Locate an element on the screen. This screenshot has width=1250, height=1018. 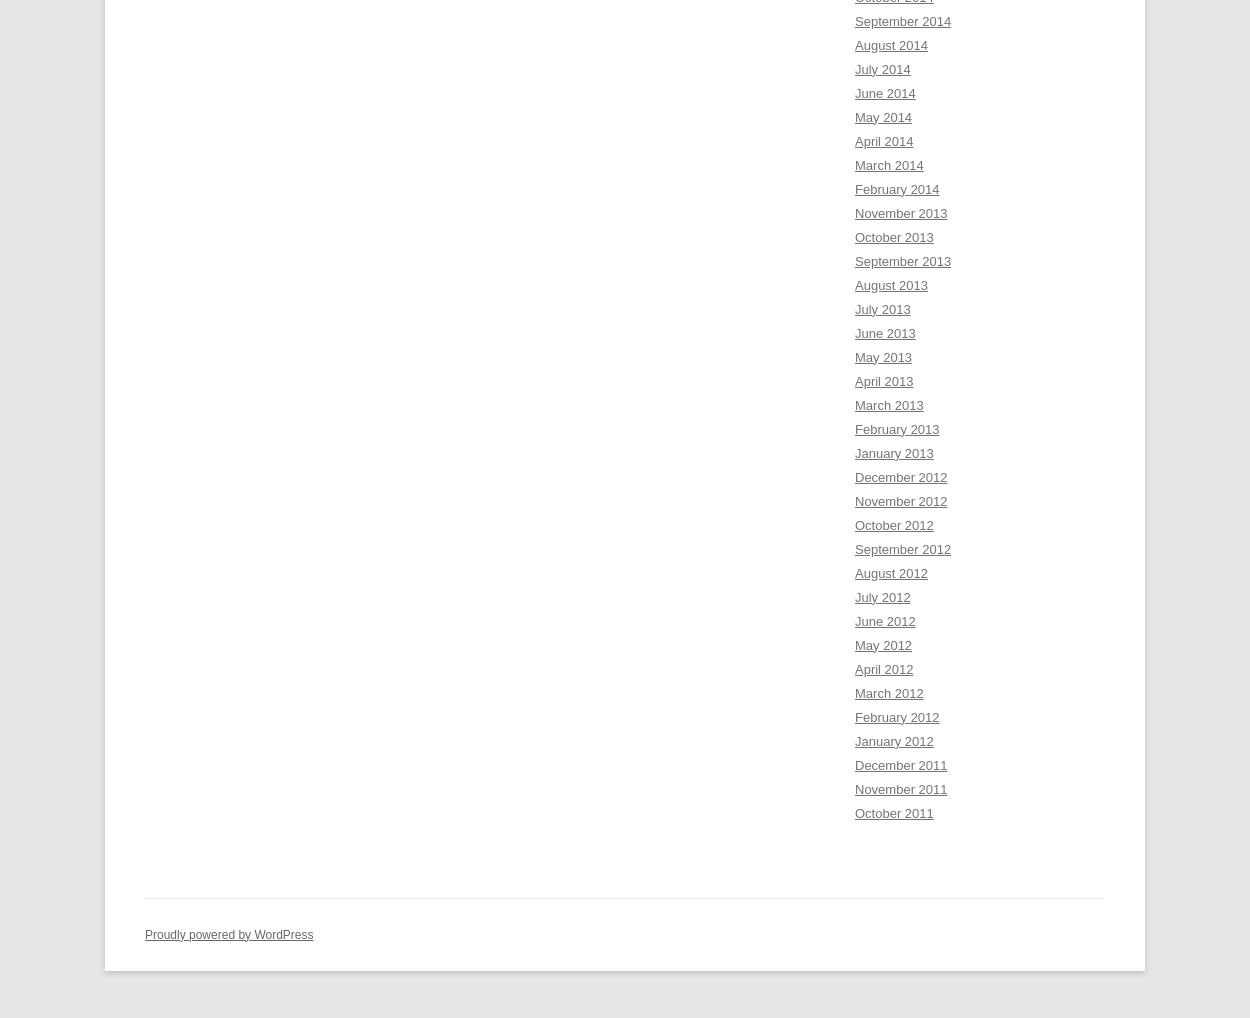
'June 2014' is located at coordinates (854, 92).